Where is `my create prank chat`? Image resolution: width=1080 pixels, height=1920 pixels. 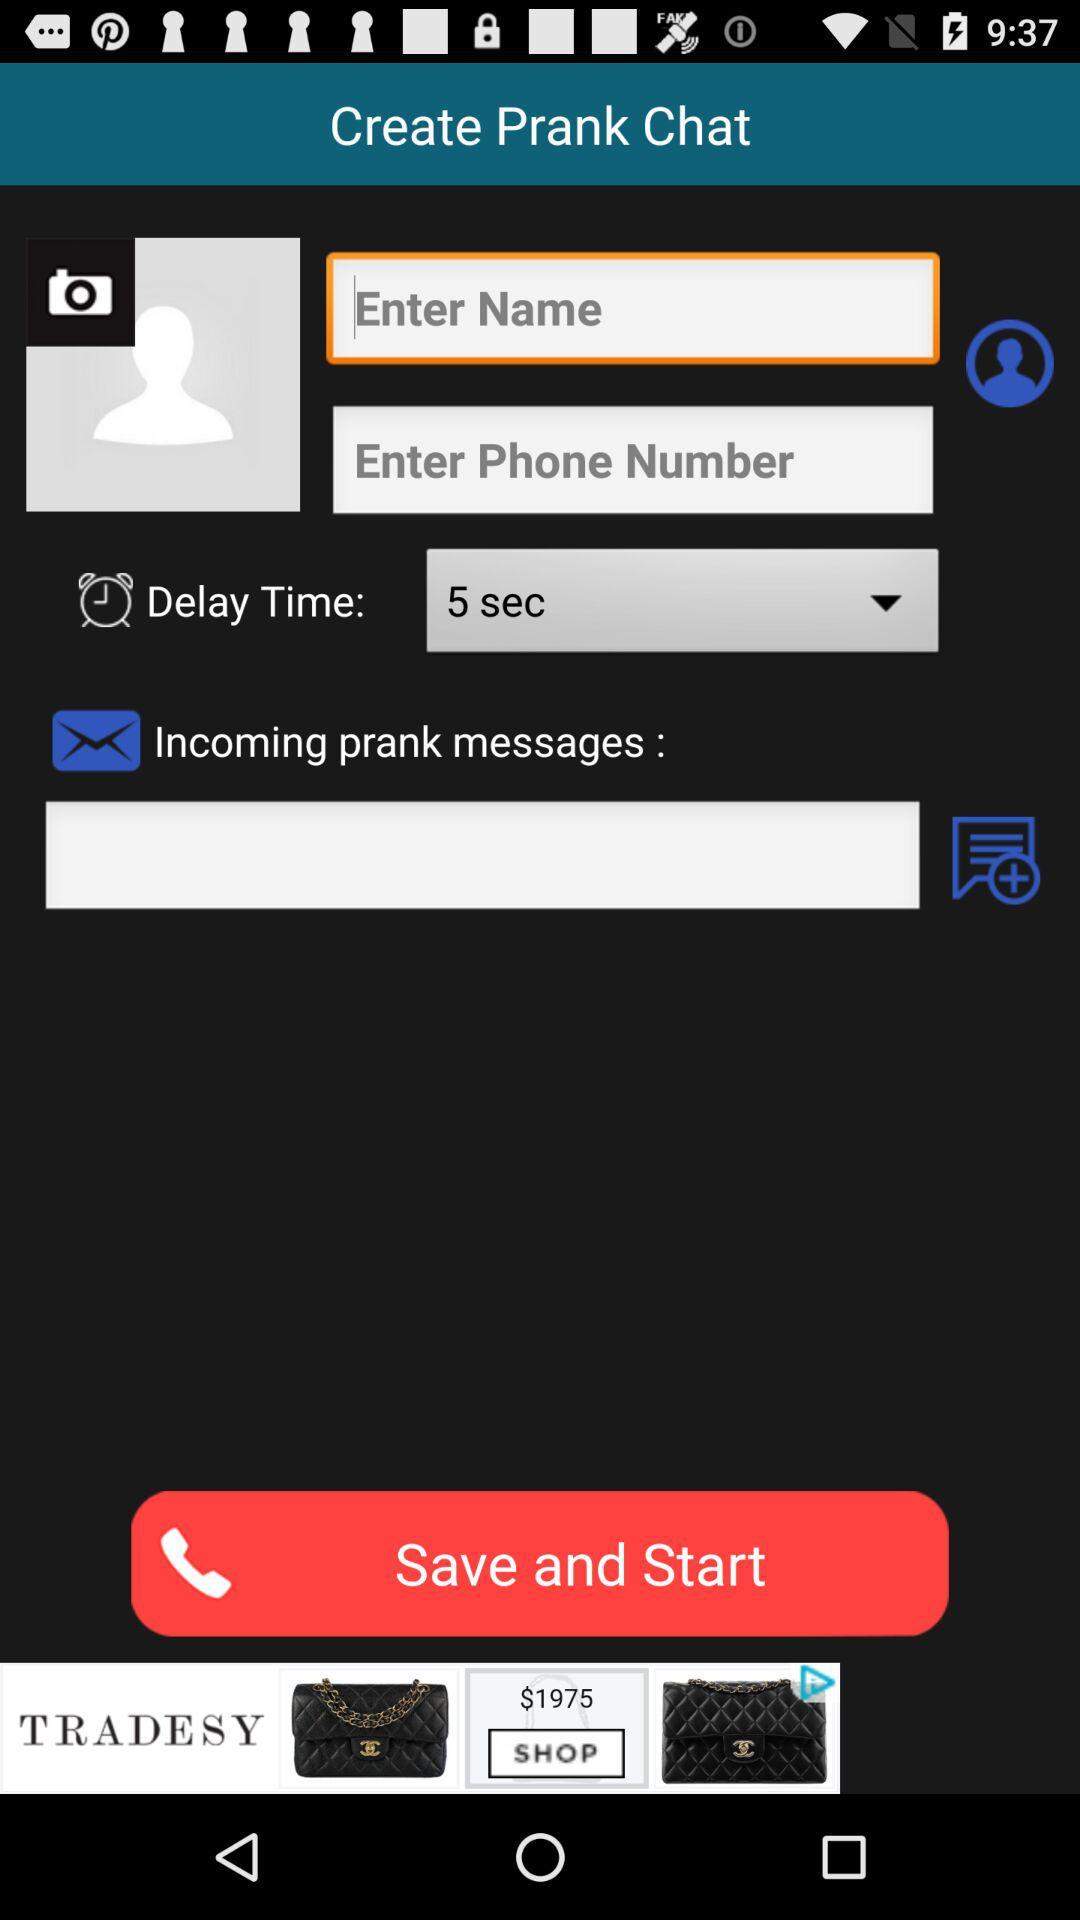
my create prank chat is located at coordinates (632, 464).